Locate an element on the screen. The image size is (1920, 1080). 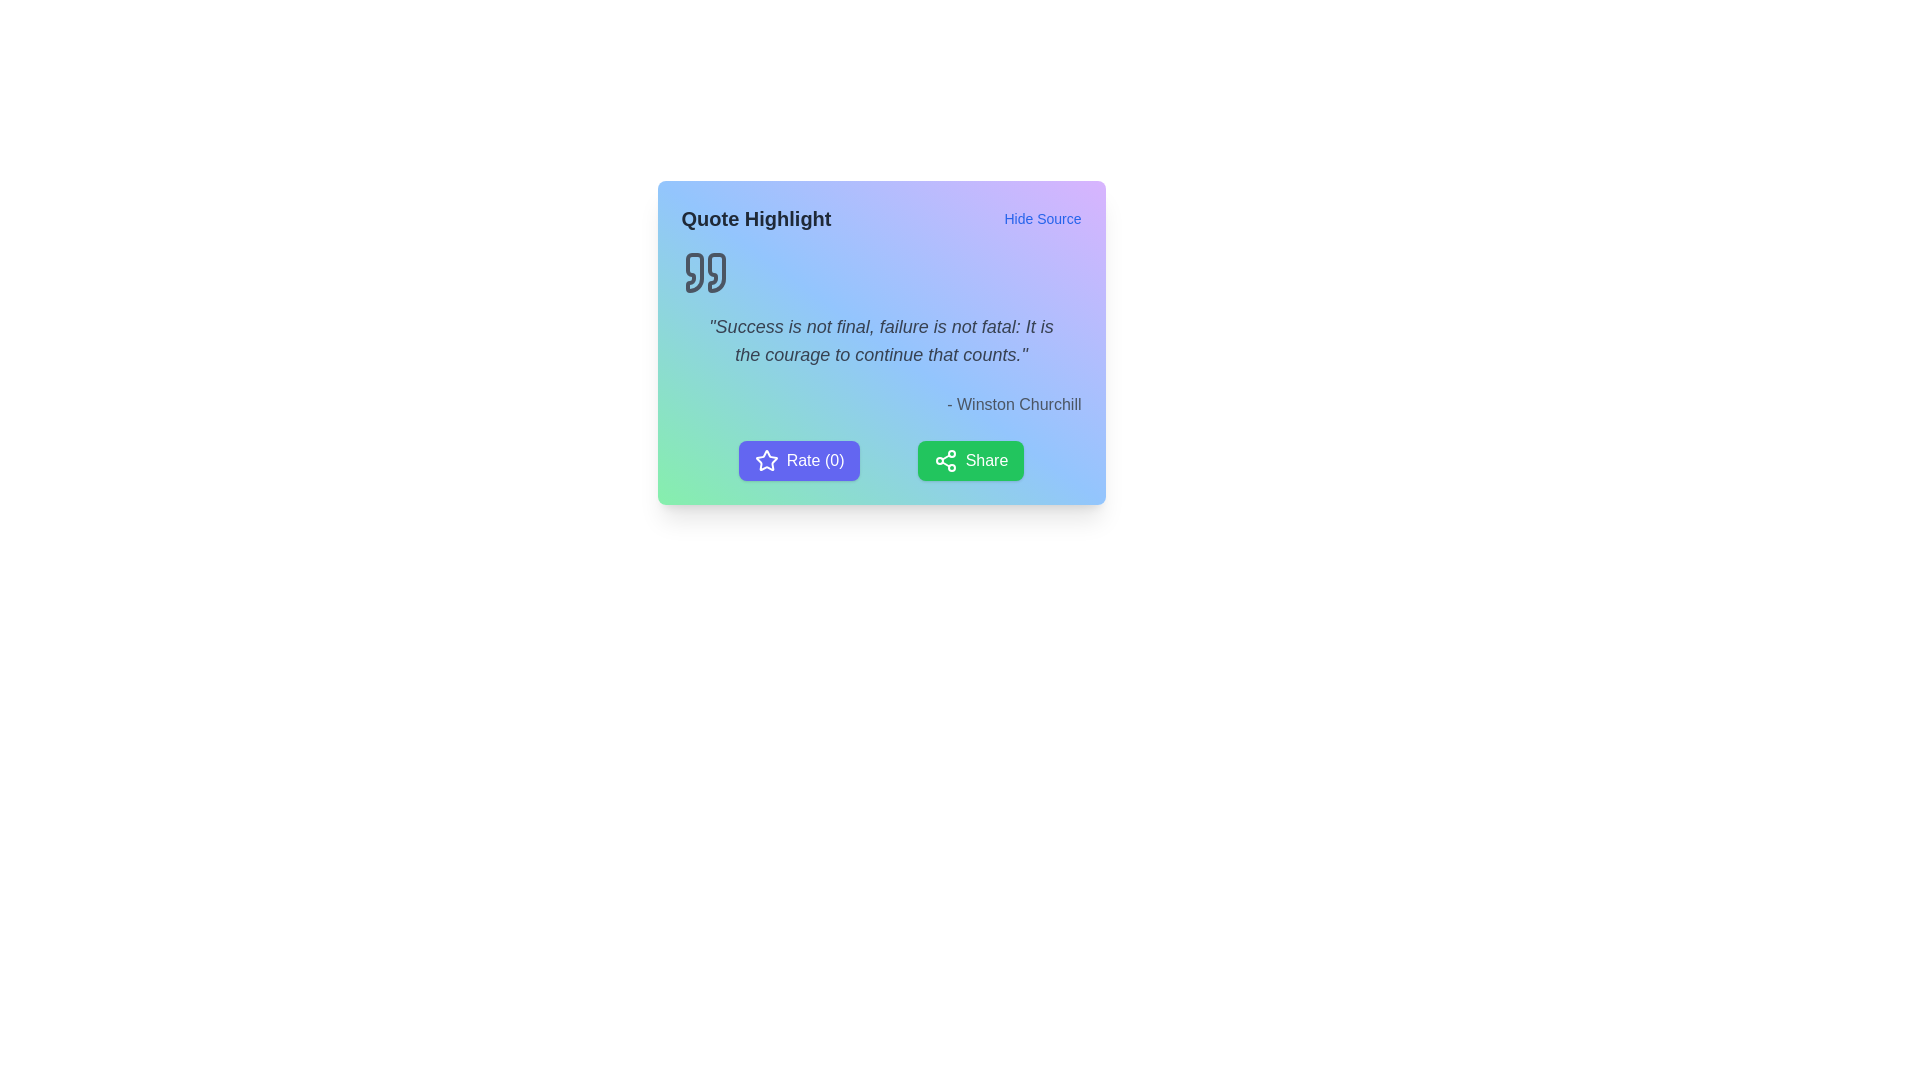
the share icon located within the green 'Share' button in the lower right section of the card interface is located at coordinates (944, 461).